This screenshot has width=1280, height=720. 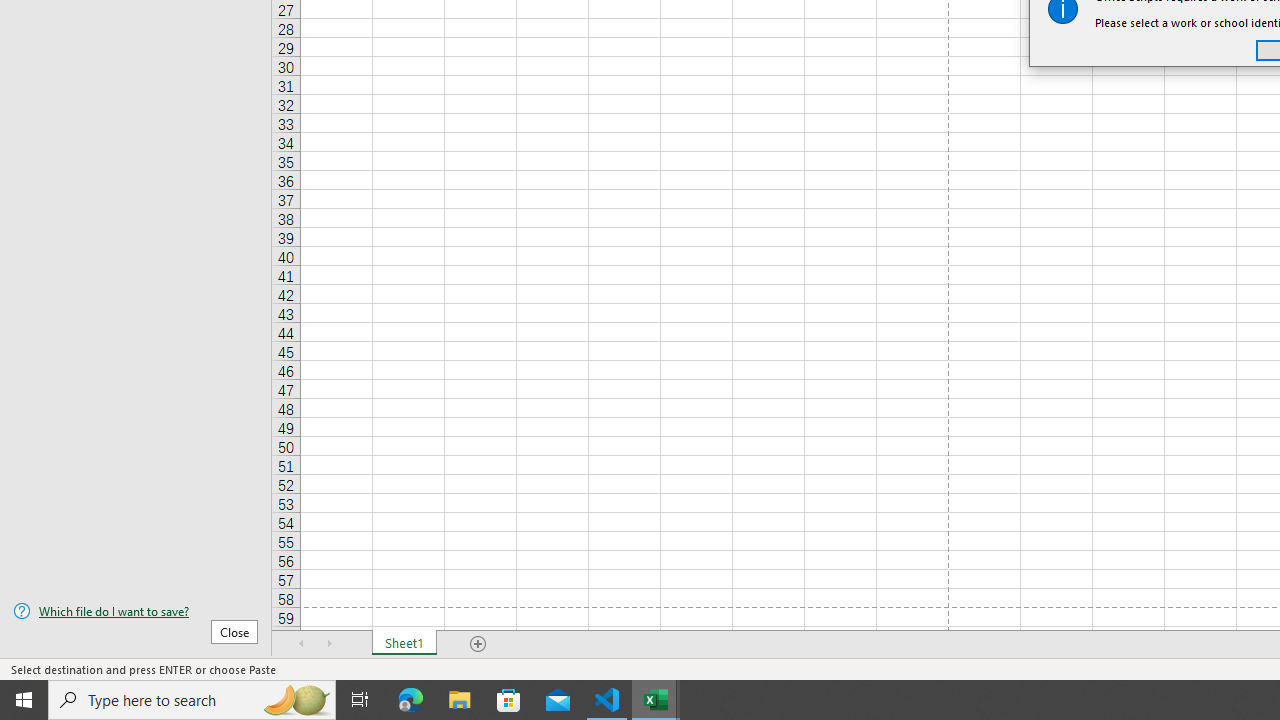 What do you see at coordinates (294, 698) in the screenshot?
I see `'Search highlights icon opens search home window'` at bounding box center [294, 698].